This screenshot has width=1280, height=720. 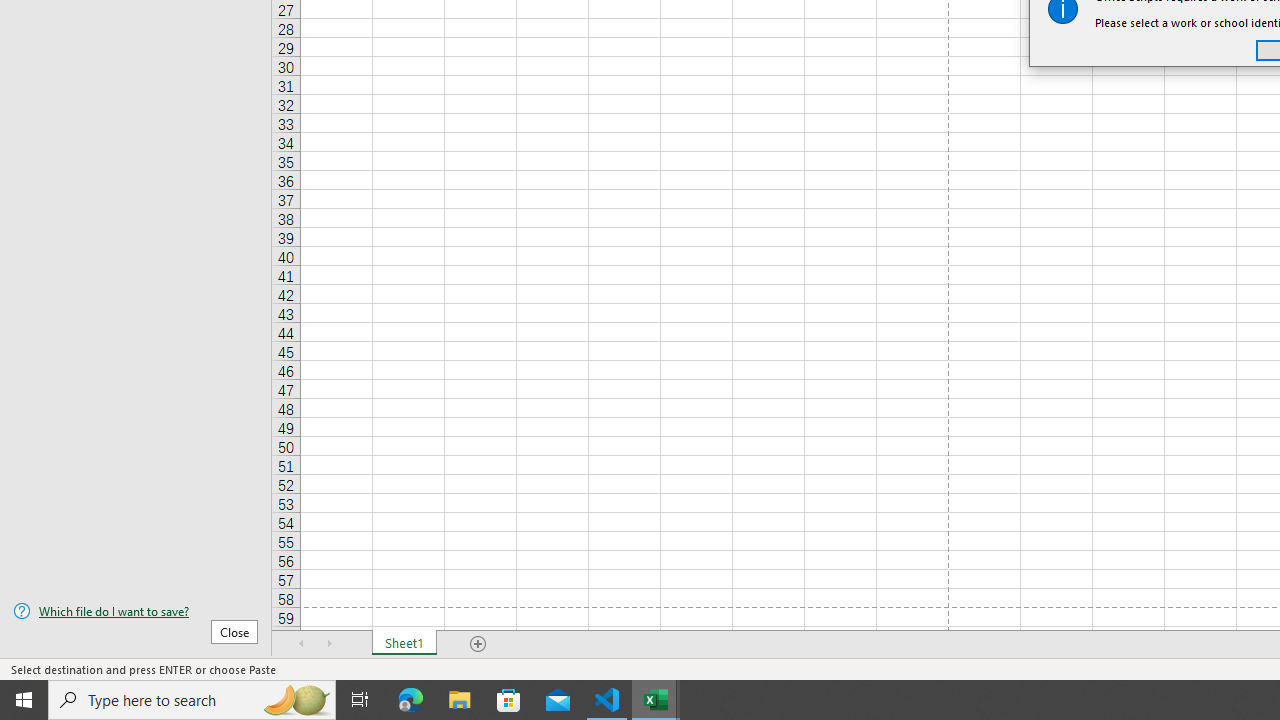 What do you see at coordinates (294, 698) in the screenshot?
I see `'Search highlights icon opens search home window'` at bounding box center [294, 698].